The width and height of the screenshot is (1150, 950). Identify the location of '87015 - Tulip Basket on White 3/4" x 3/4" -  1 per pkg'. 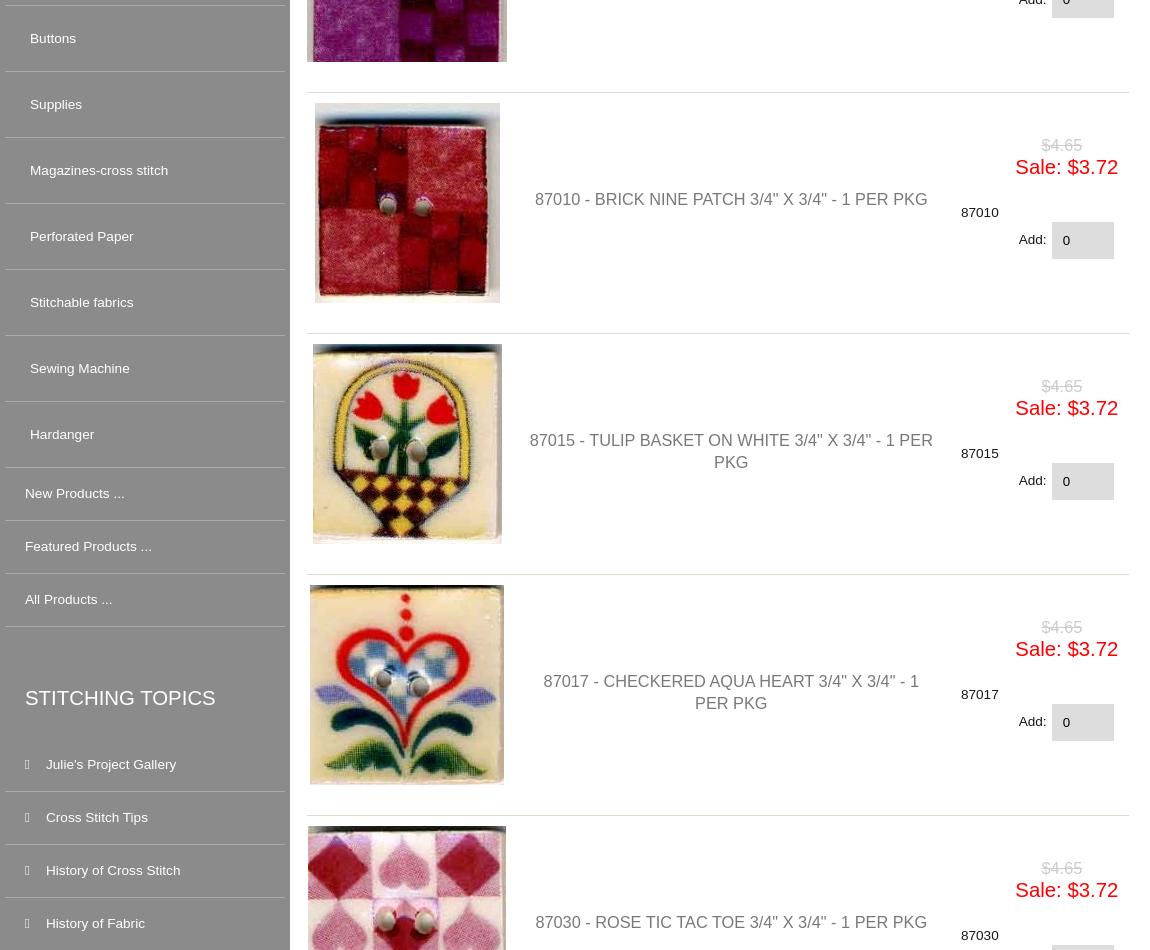
(729, 449).